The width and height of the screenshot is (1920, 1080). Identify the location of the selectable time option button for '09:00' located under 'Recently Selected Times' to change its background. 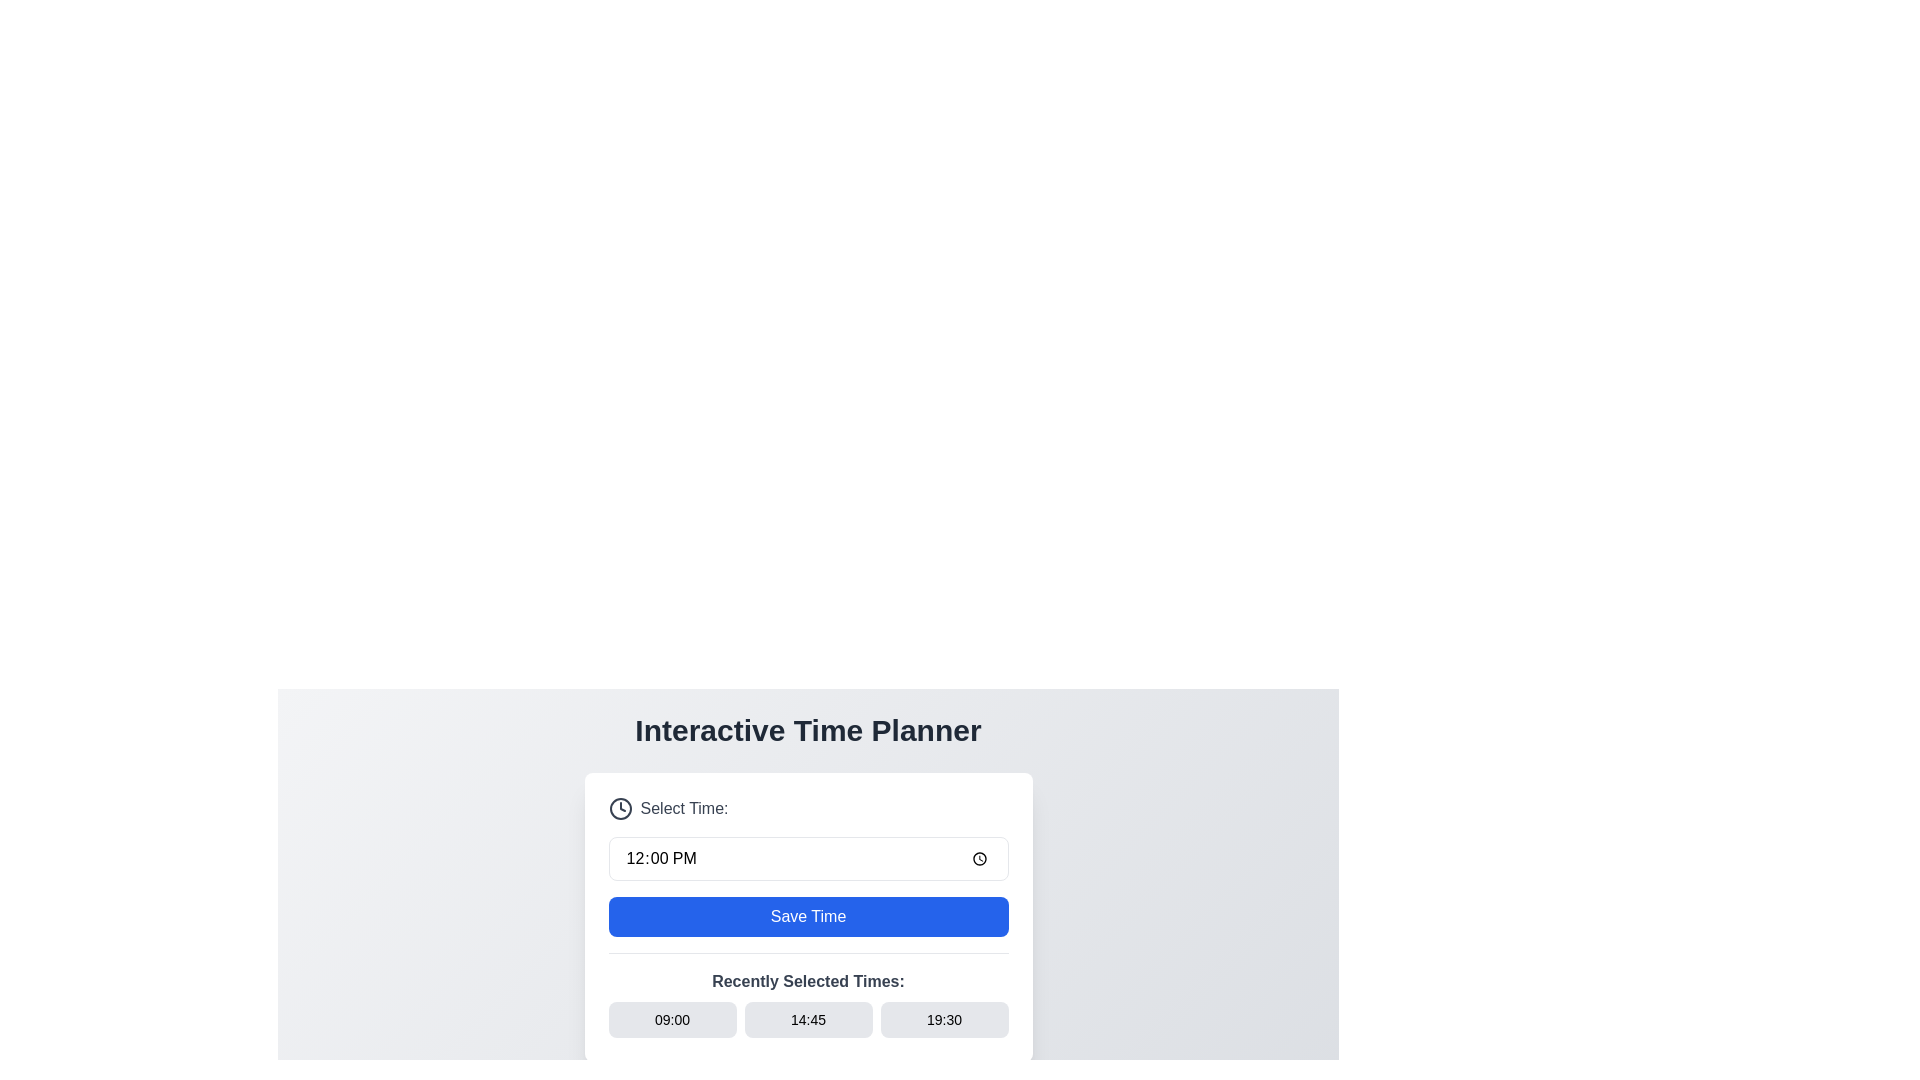
(672, 1019).